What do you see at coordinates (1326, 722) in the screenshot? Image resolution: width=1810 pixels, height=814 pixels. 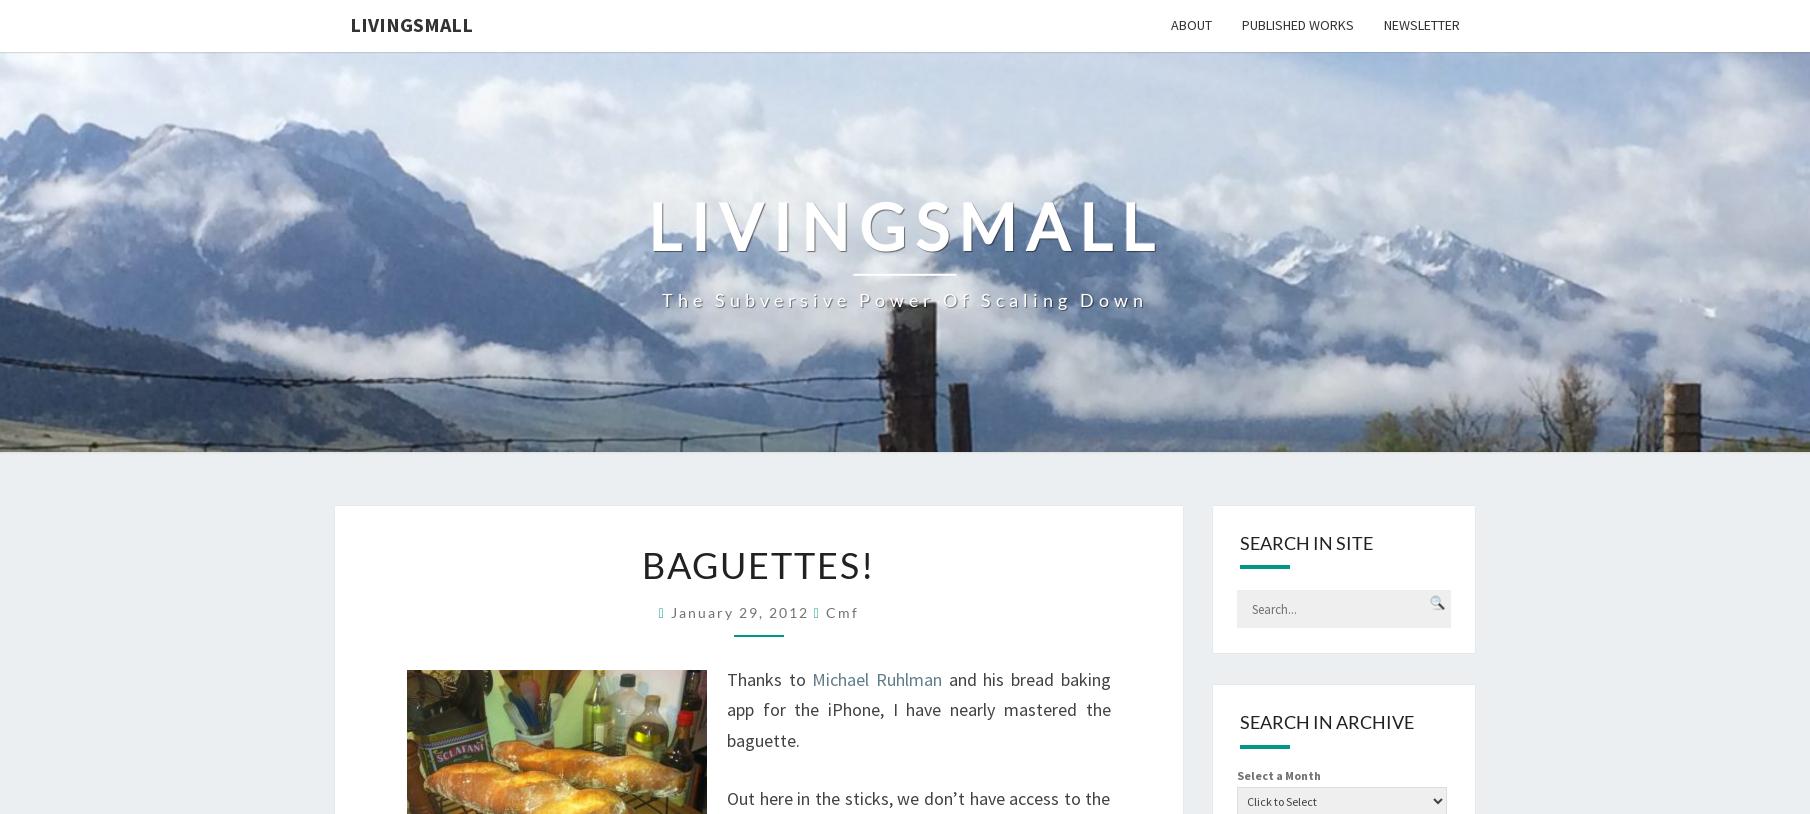 I see `'Search in Archive'` at bounding box center [1326, 722].